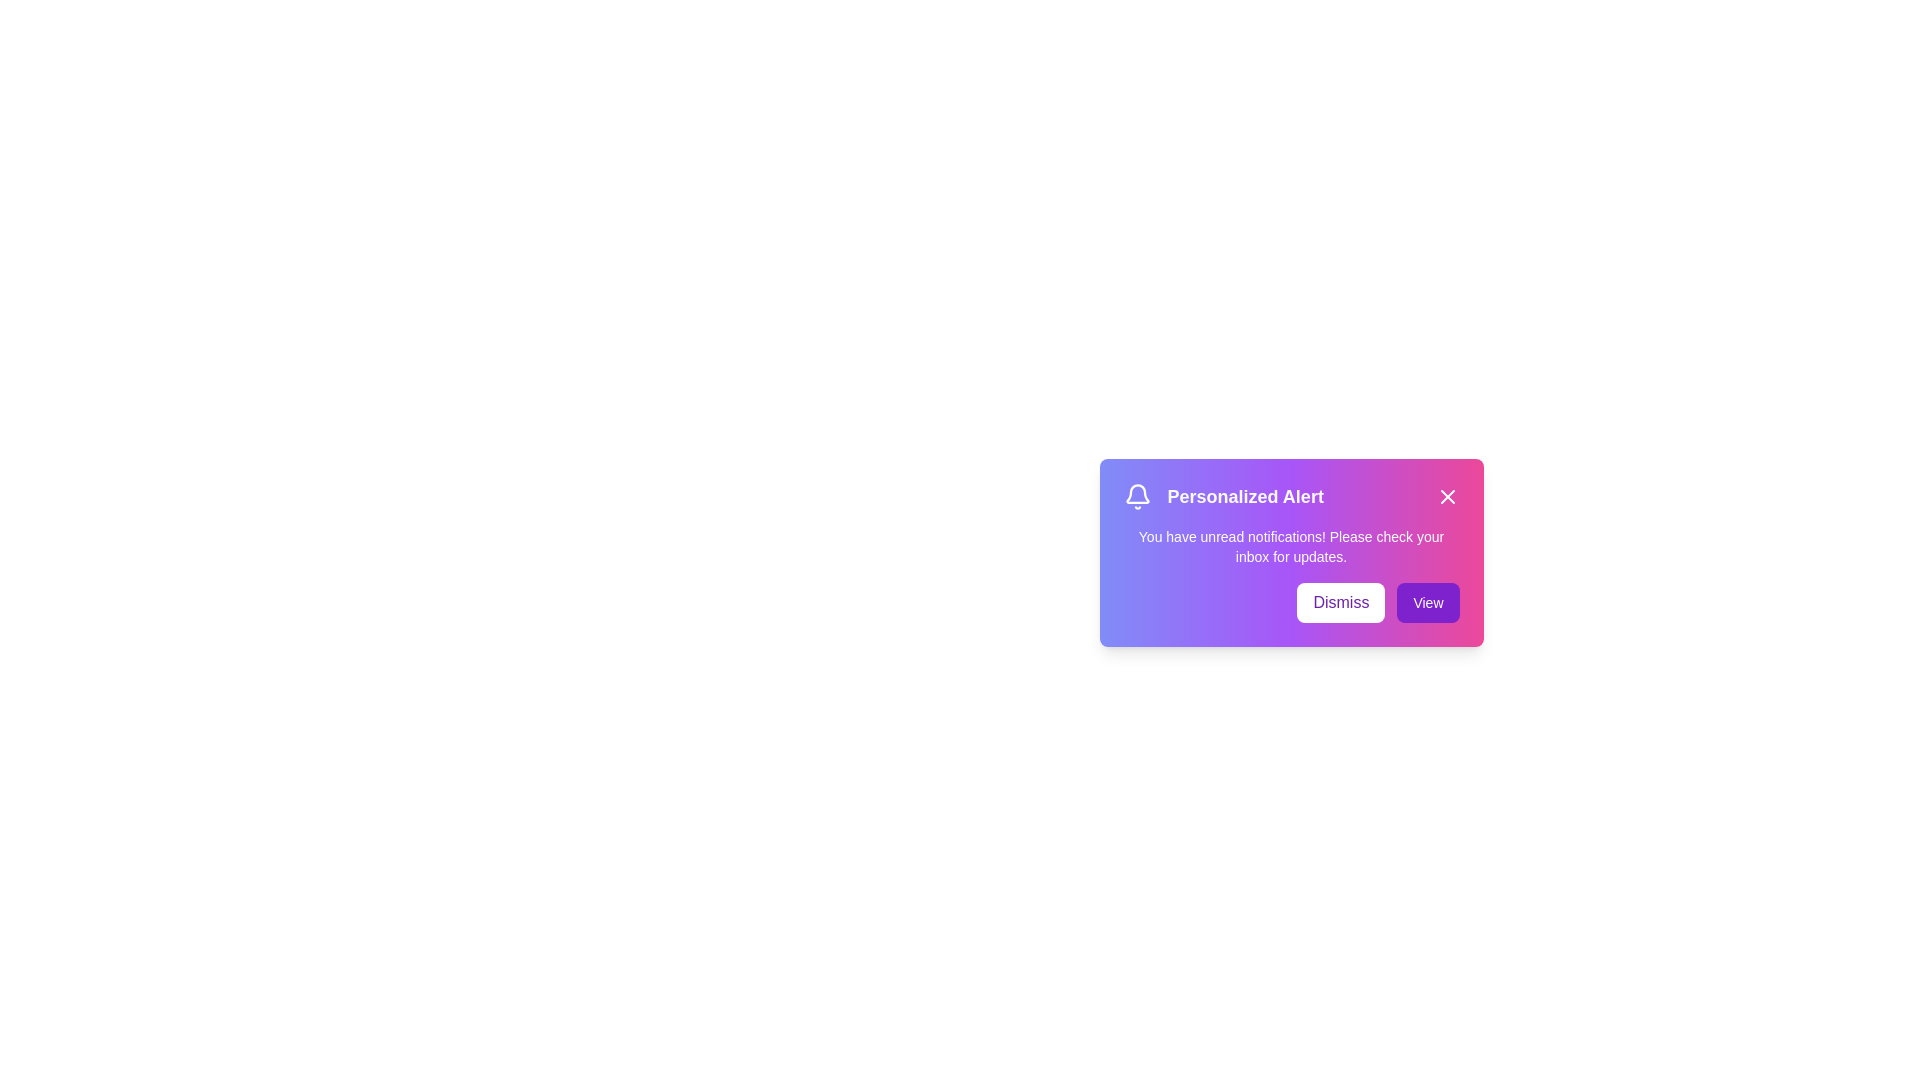 This screenshot has width=1920, height=1080. I want to click on the close button to close the notification popup, so click(1447, 496).